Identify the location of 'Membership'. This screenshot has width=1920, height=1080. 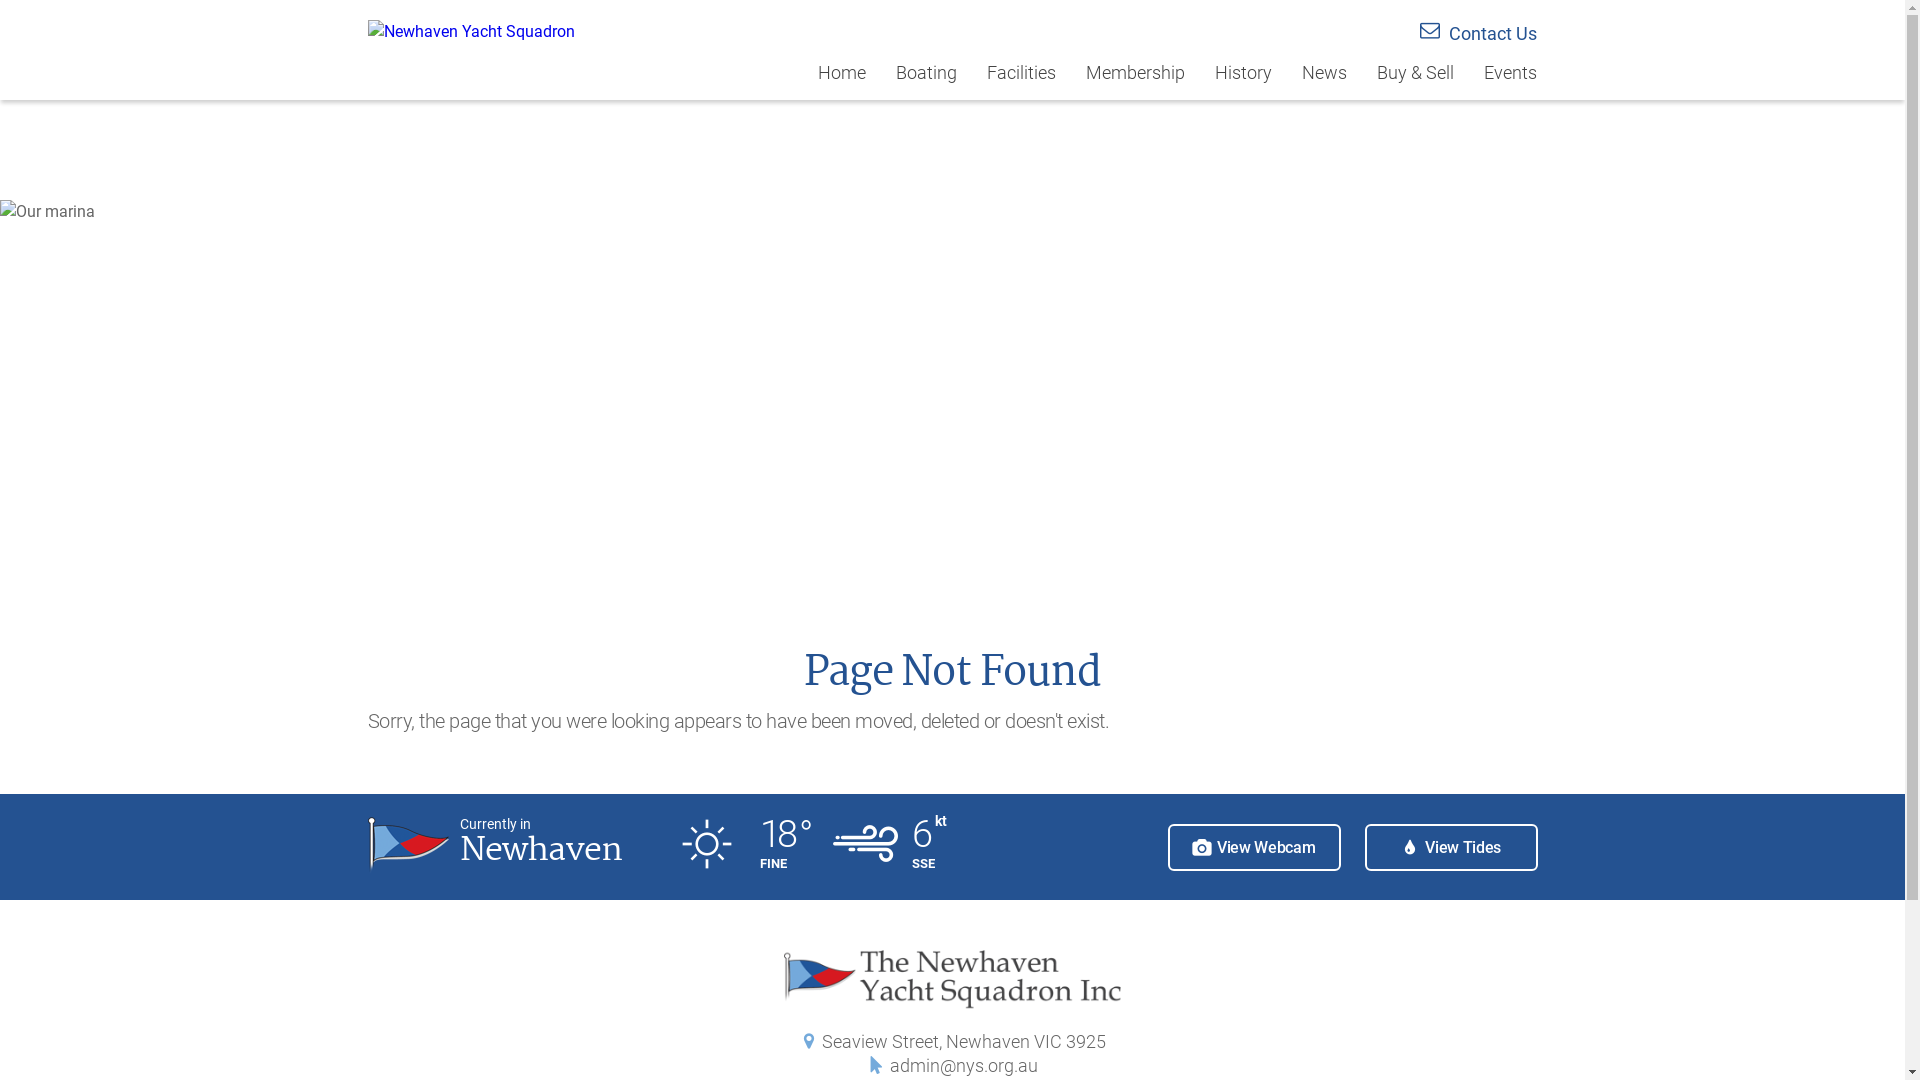
(1135, 79).